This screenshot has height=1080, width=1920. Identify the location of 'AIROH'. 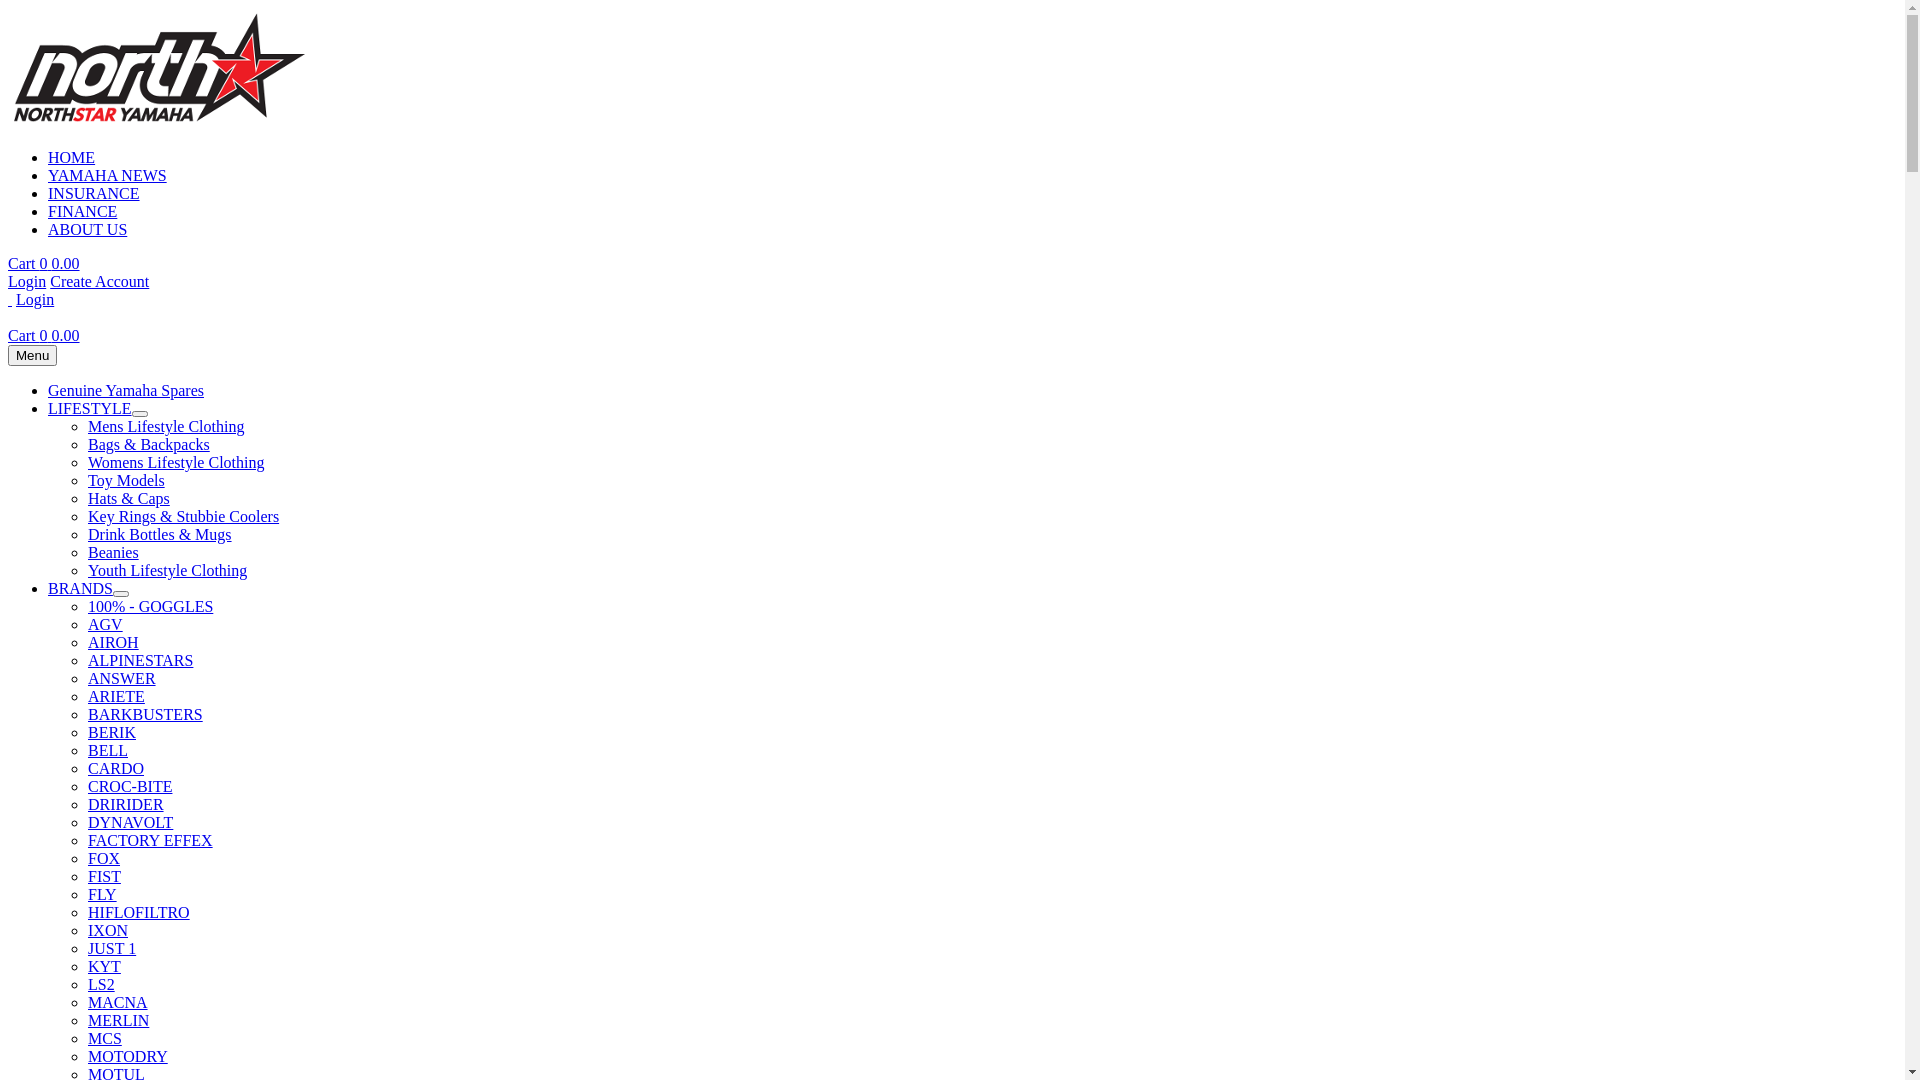
(112, 642).